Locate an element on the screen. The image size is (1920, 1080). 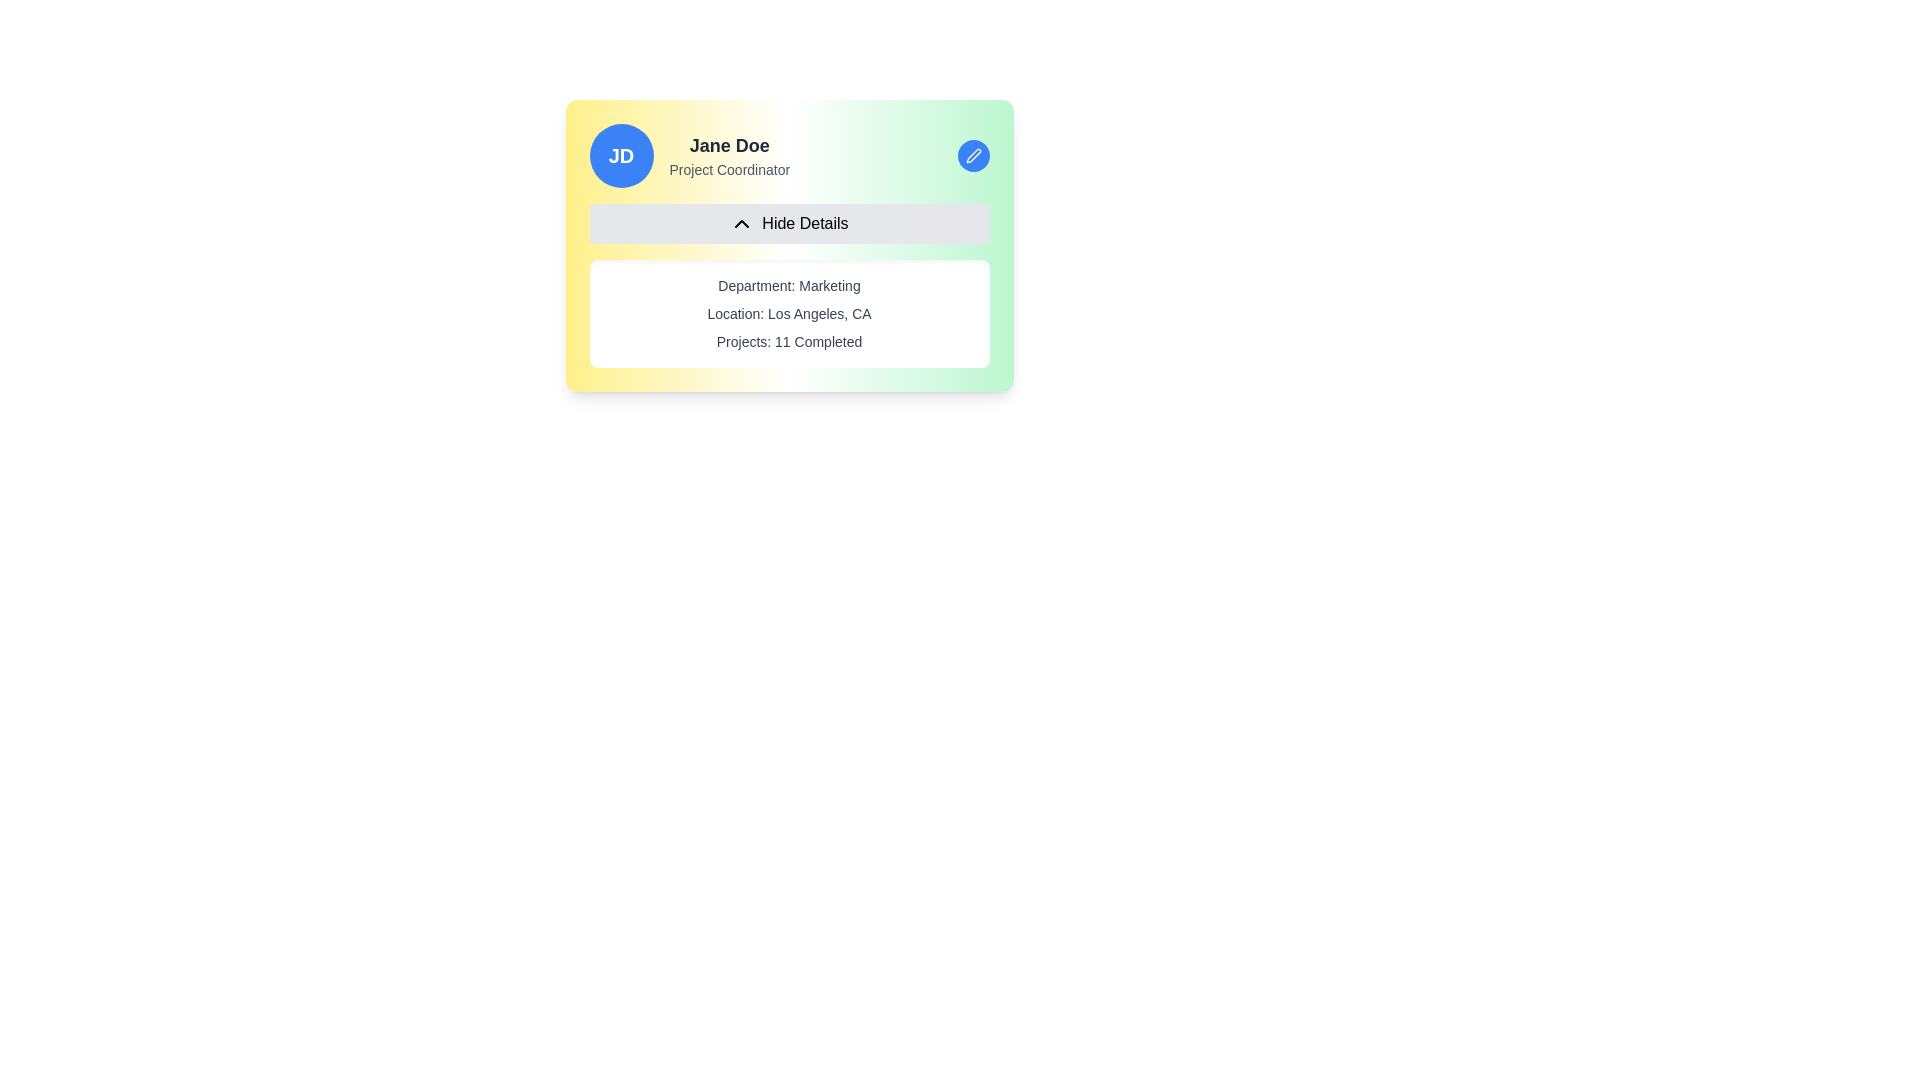
the pen icon located in the top-right corner of the user card is located at coordinates (973, 154).